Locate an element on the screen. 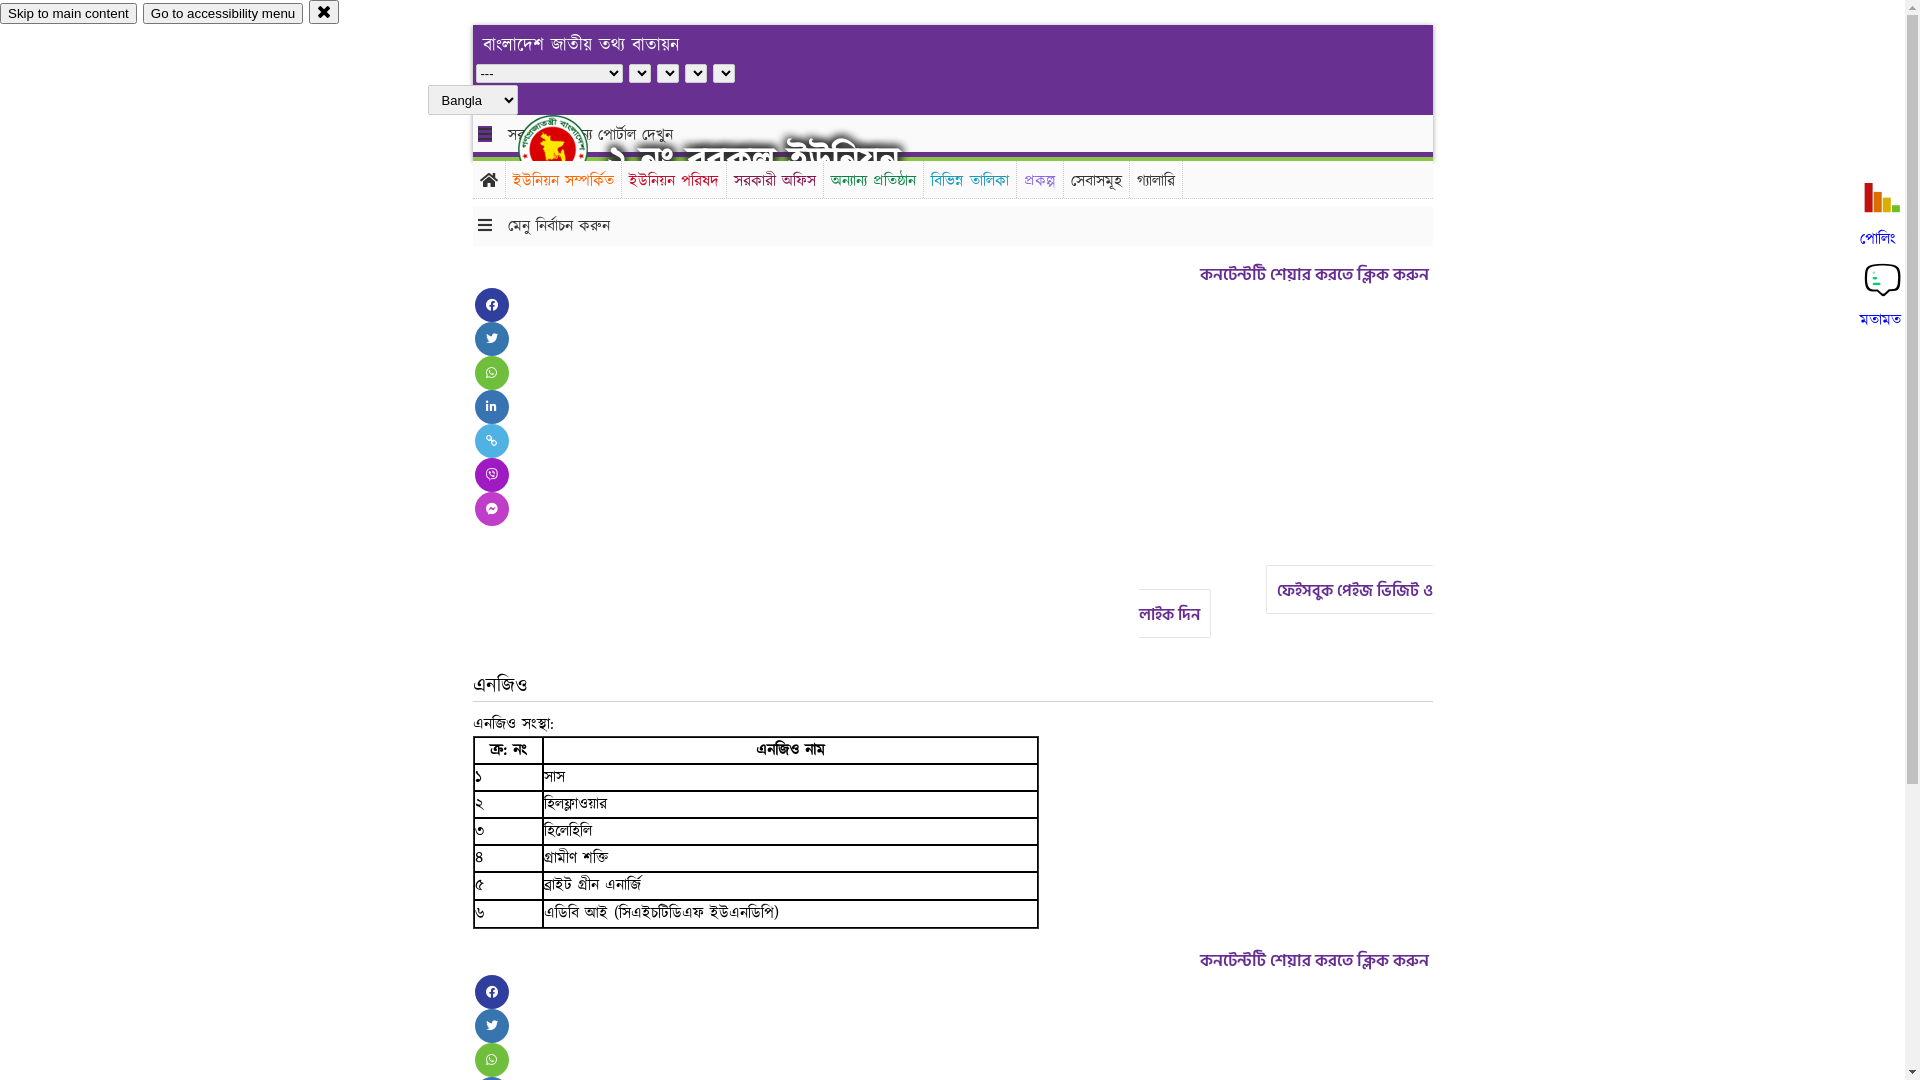 The image size is (1920, 1080). 'Skip to main content' is located at coordinates (68, 13).